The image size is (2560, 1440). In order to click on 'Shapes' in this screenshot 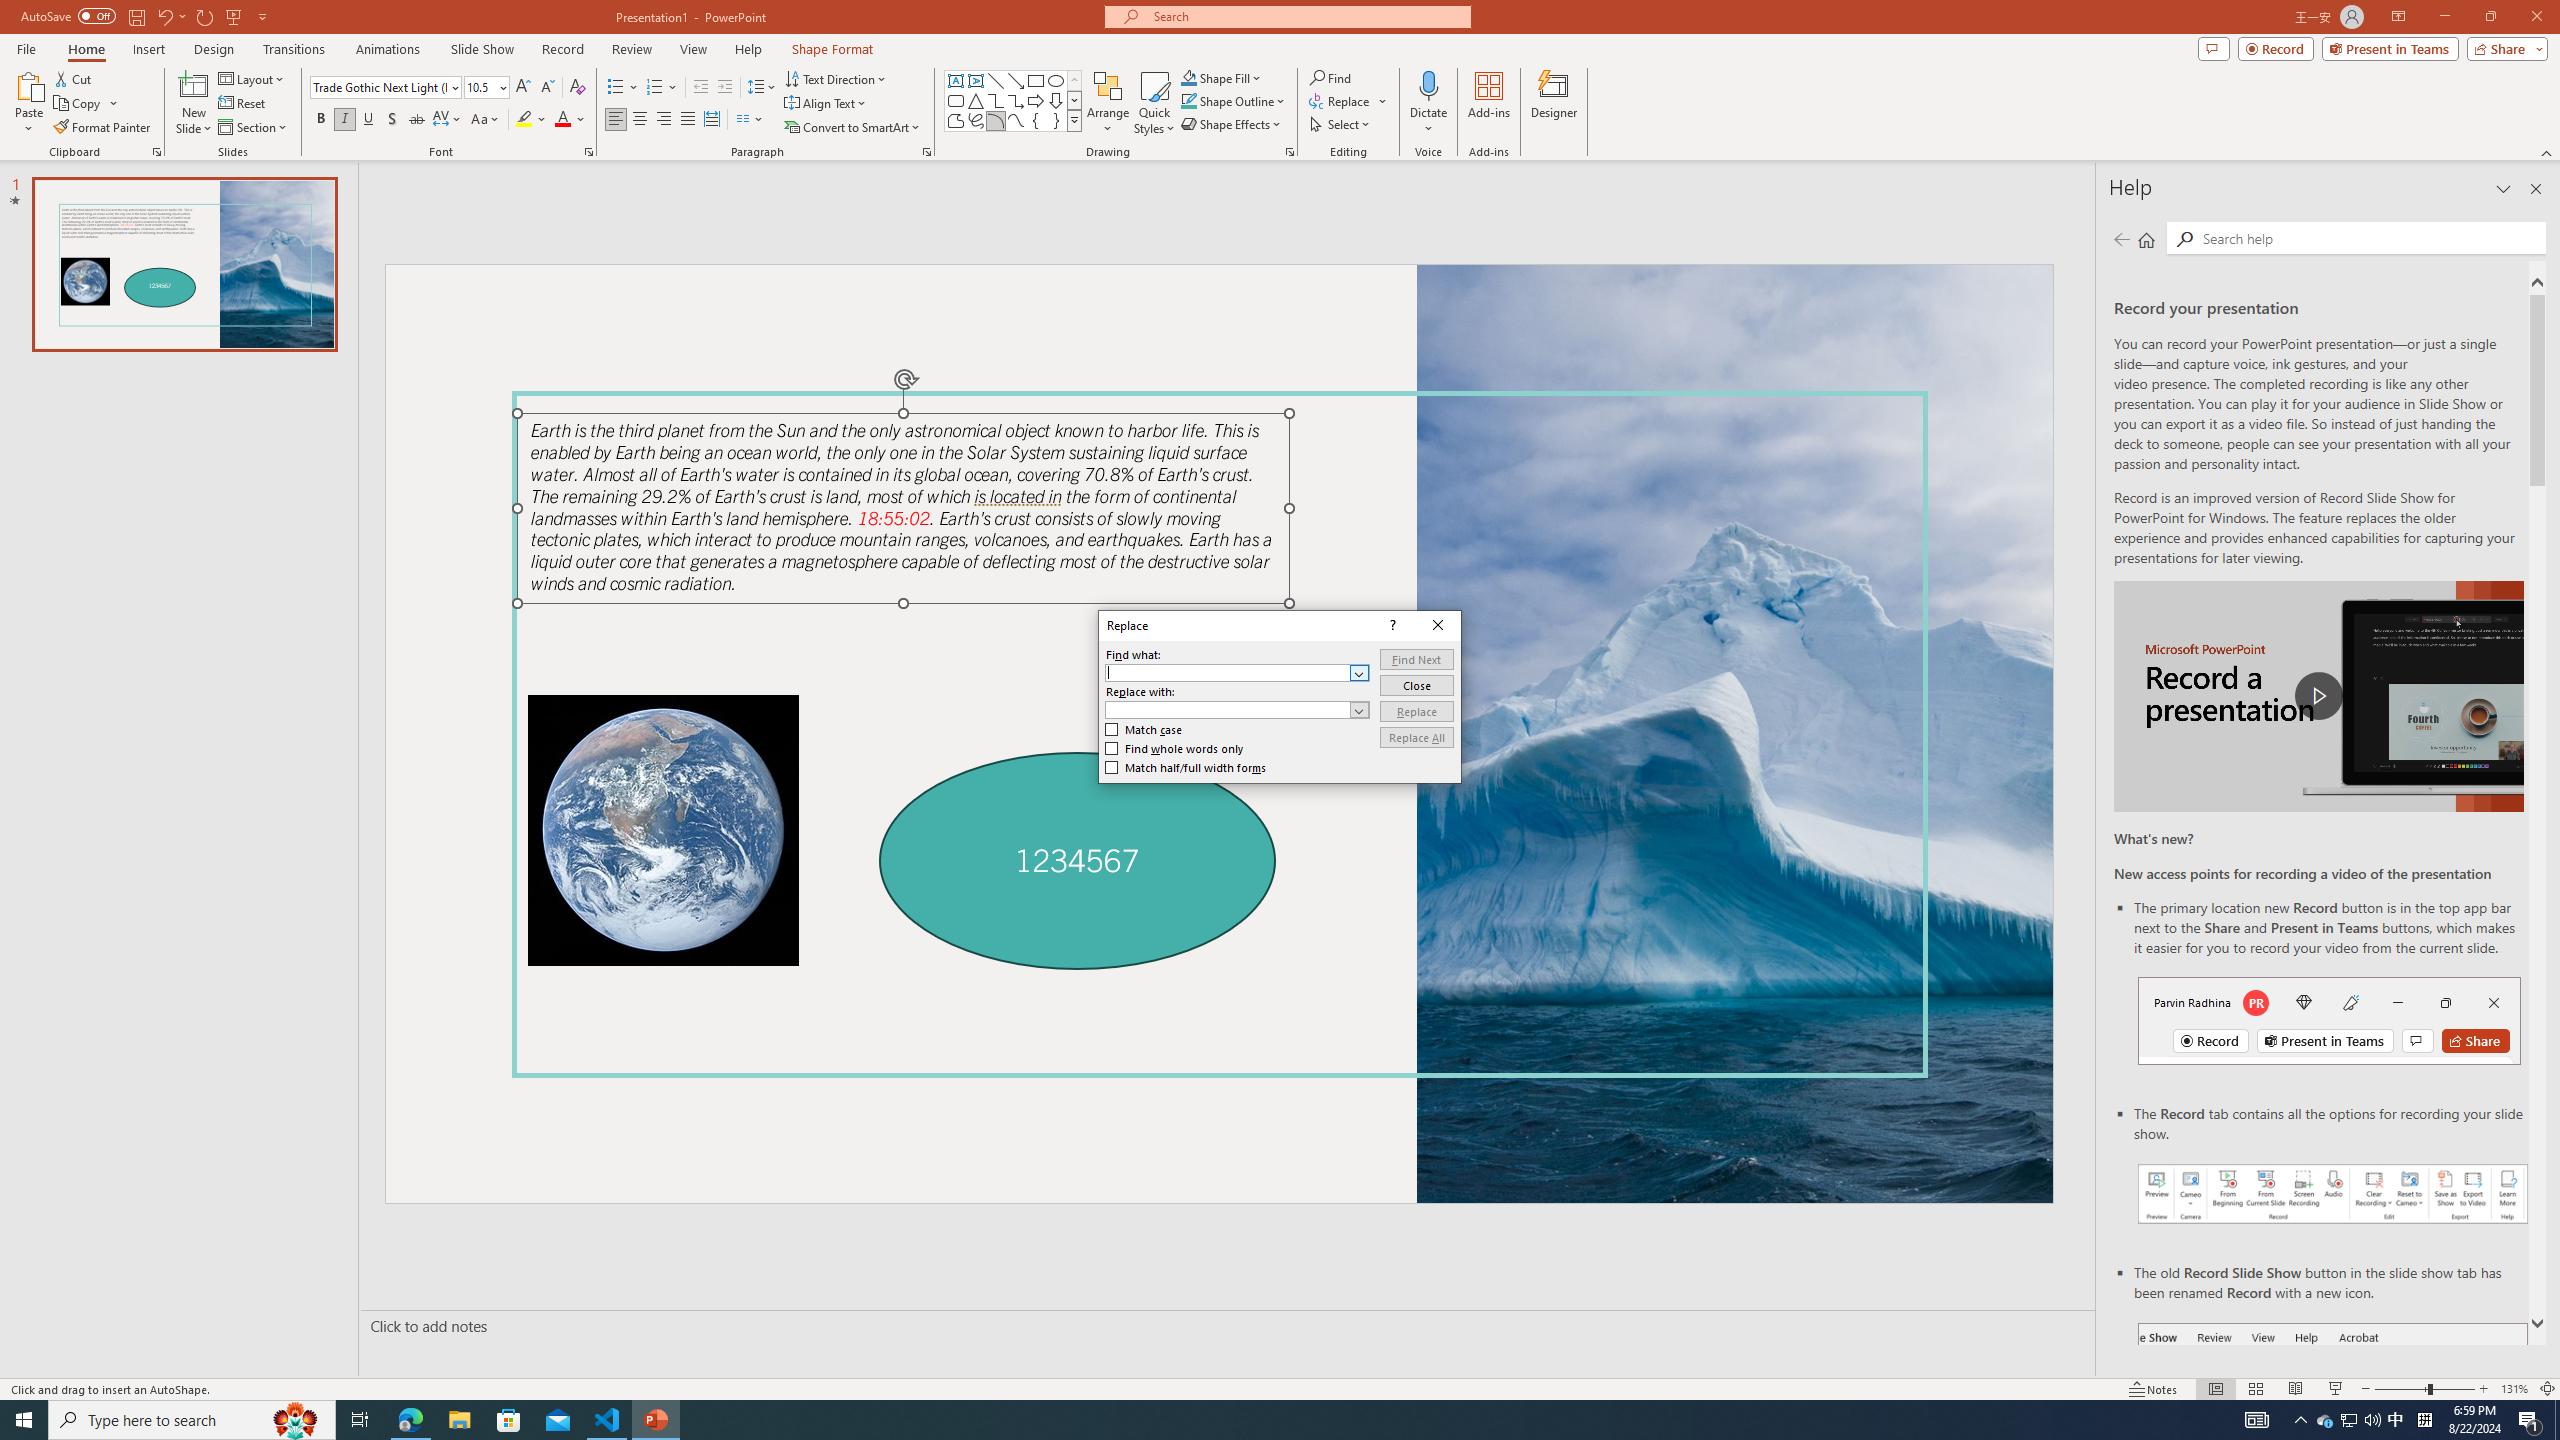, I will do `click(1075, 119)`.